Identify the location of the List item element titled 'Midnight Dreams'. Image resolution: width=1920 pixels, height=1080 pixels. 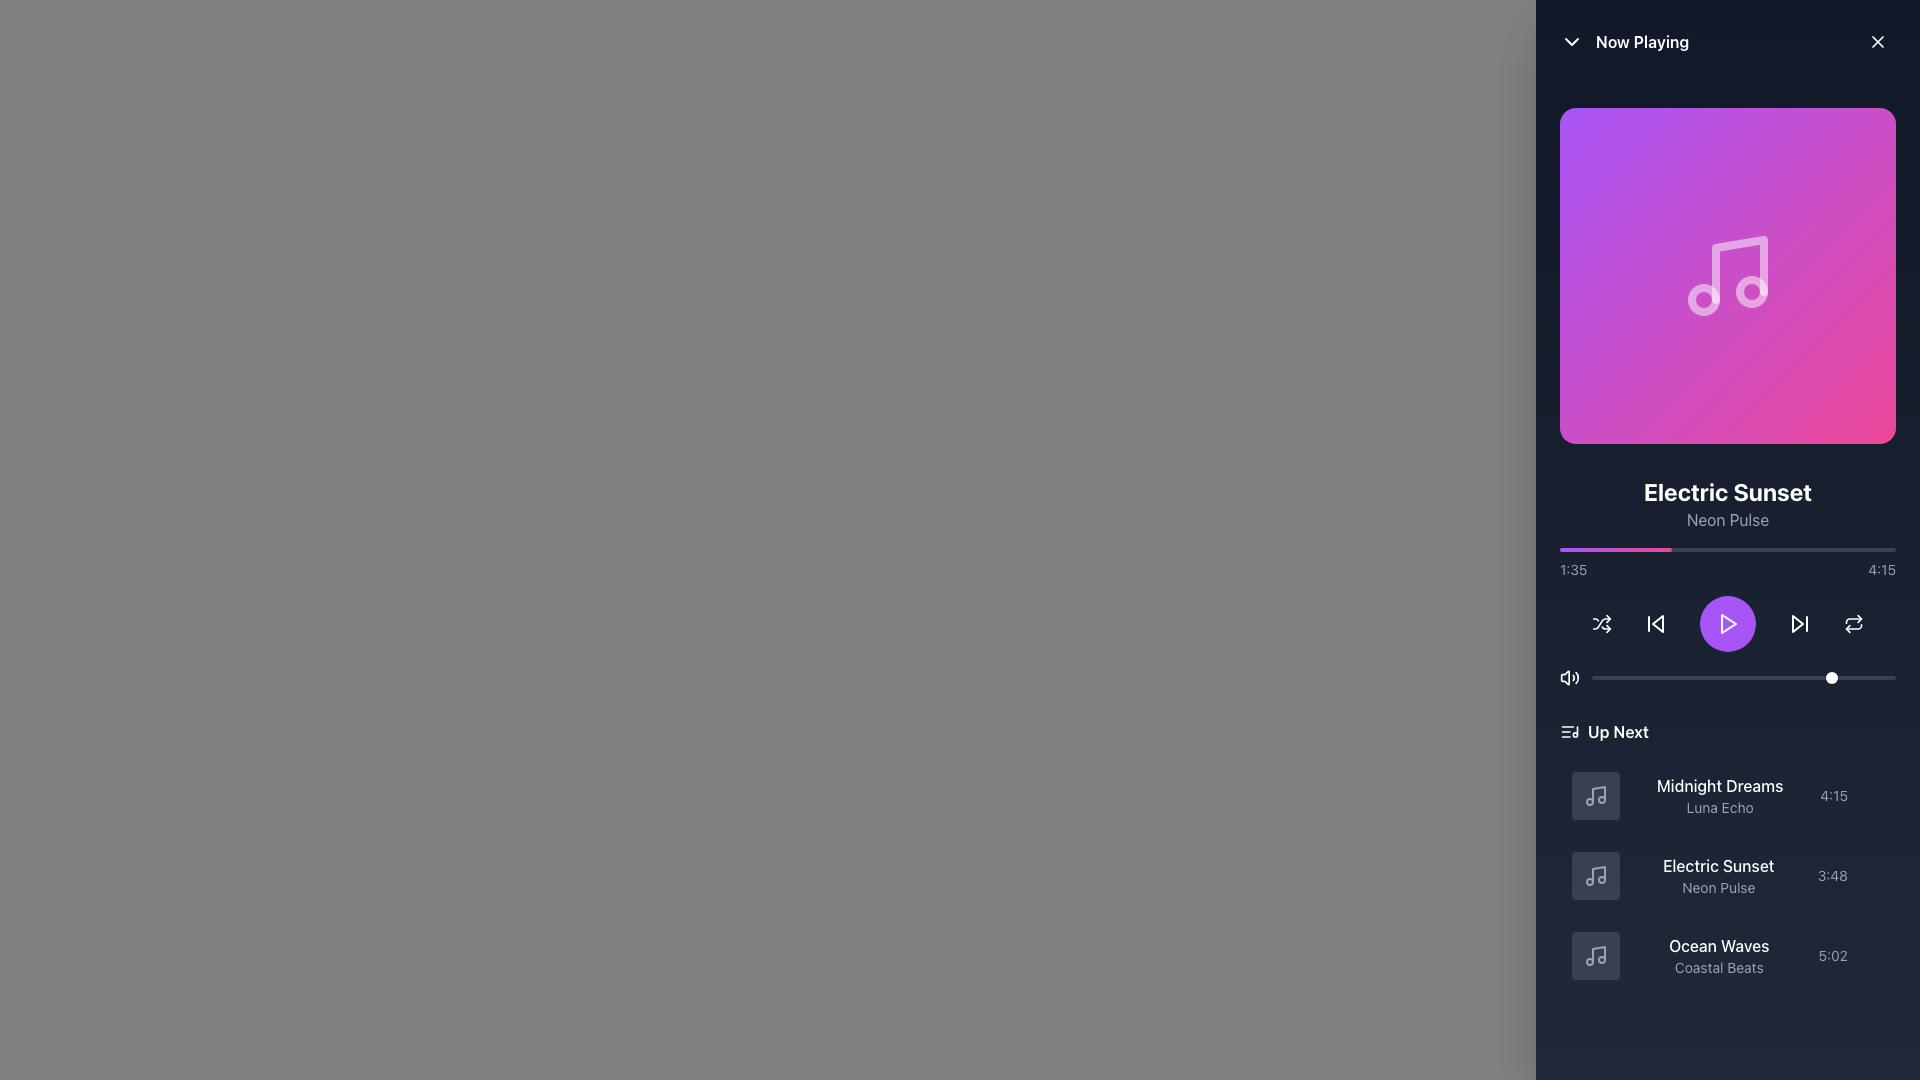
(1727, 794).